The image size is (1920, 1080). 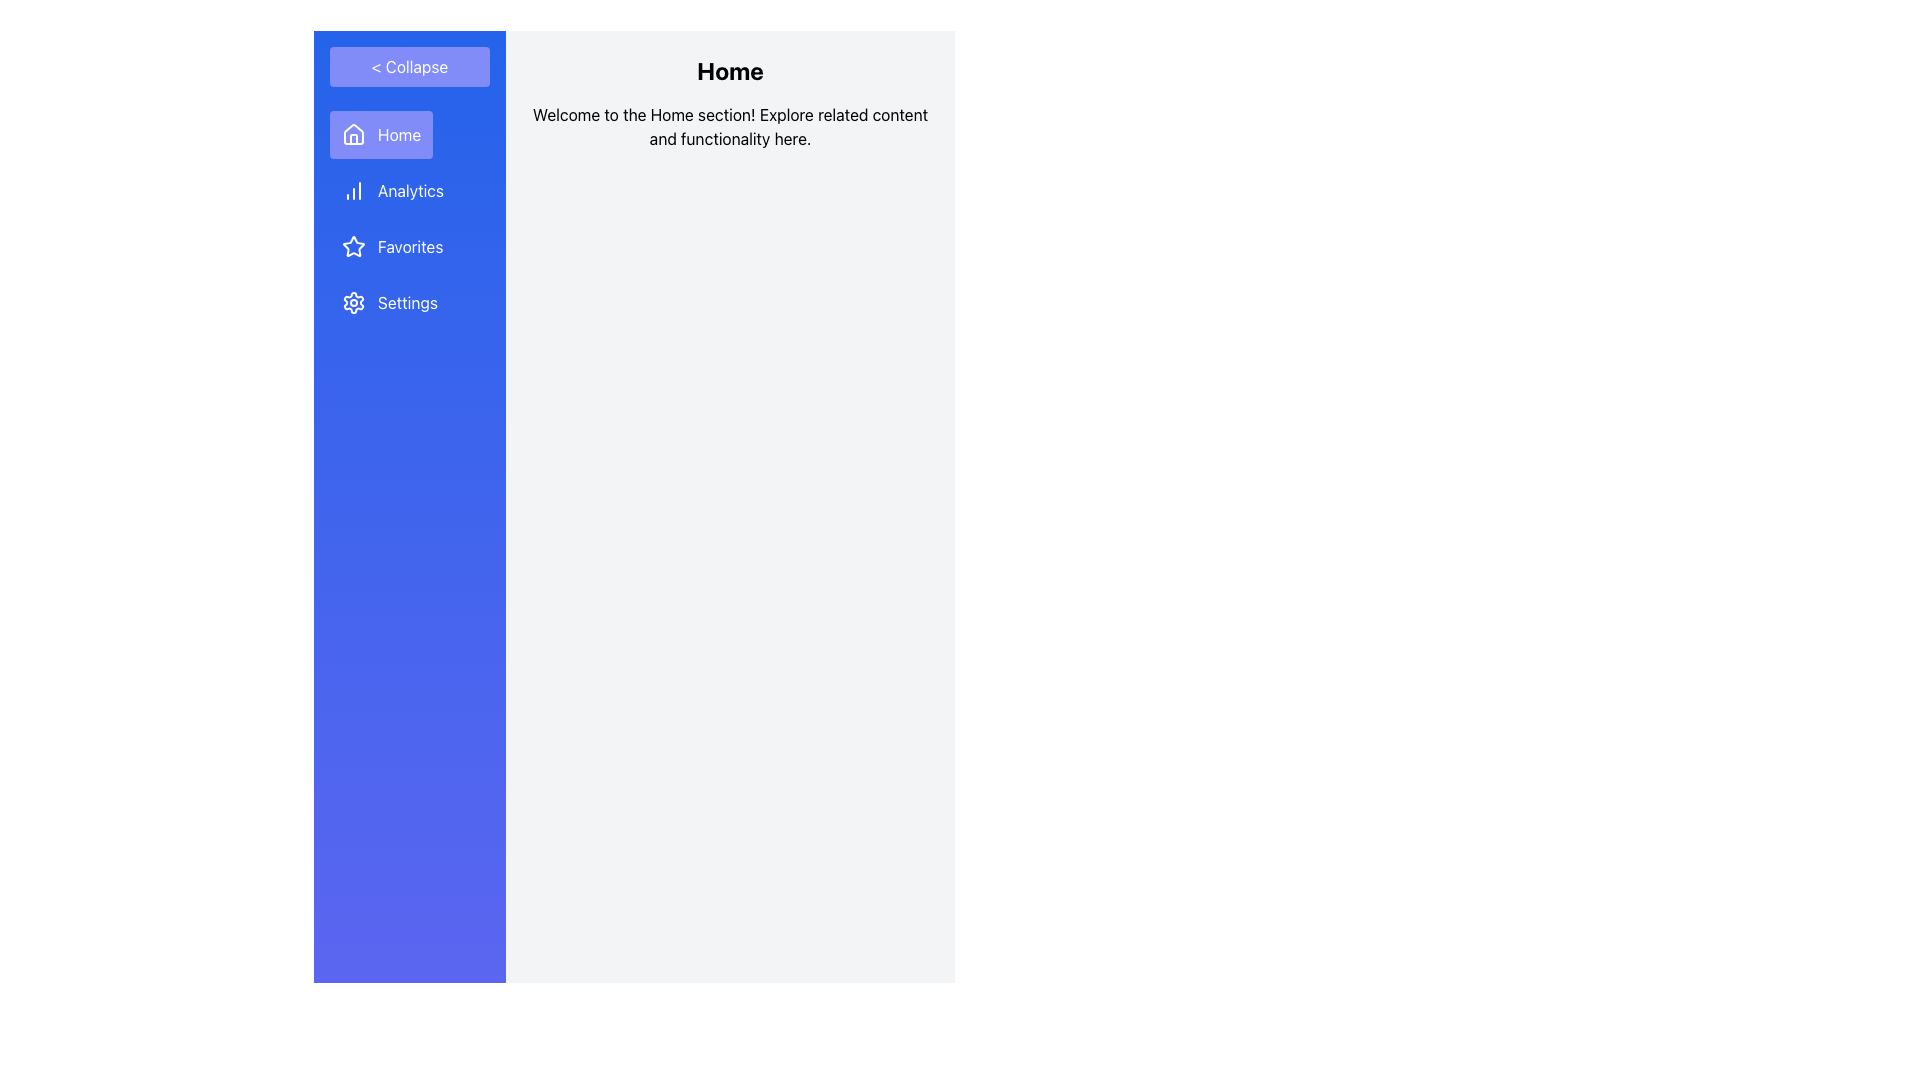 What do you see at coordinates (392, 245) in the screenshot?
I see `the 'Favorites' navigation button located as the third item in the vertical navigation menu, situated between 'Analytics' and 'Settings'` at bounding box center [392, 245].